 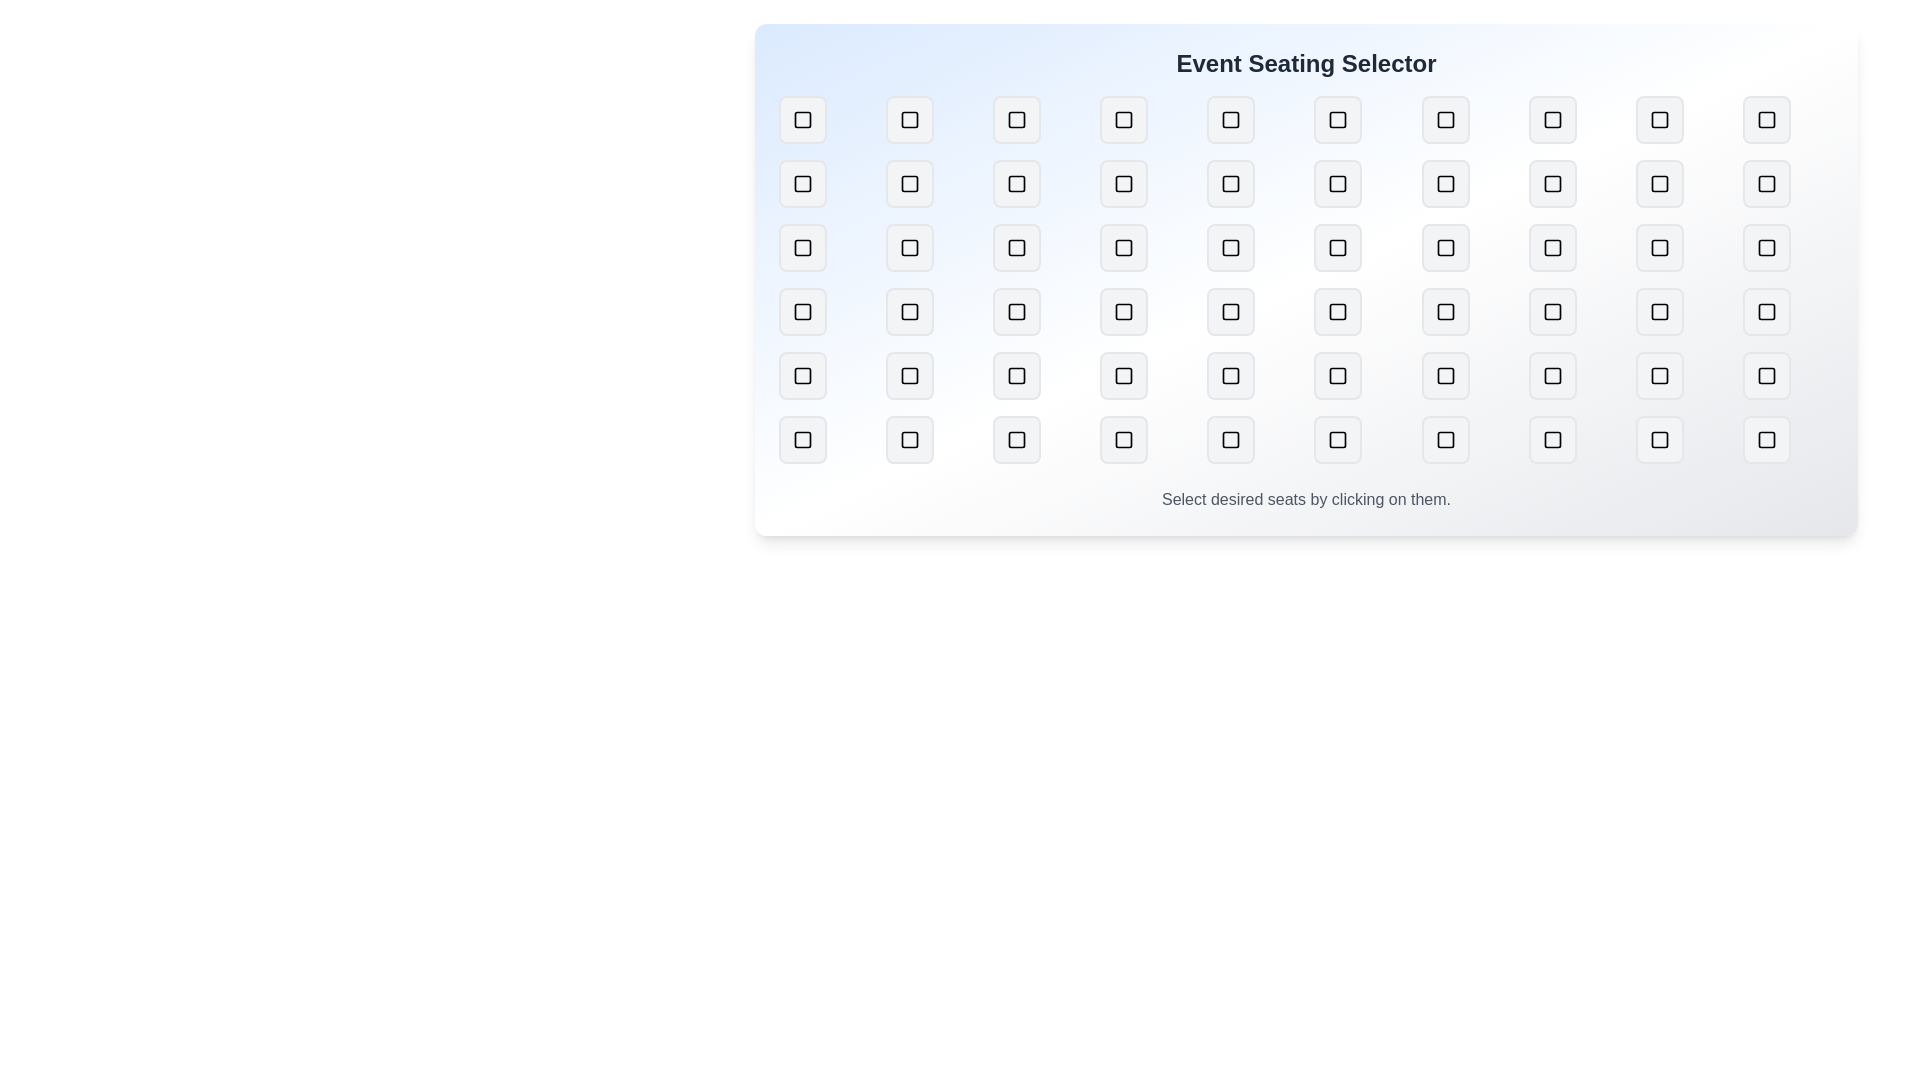 What do you see at coordinates (1306, 499) in the screenshot?
I see `the instruction text at the bottom of the component` at bounding box center [1306, 499].